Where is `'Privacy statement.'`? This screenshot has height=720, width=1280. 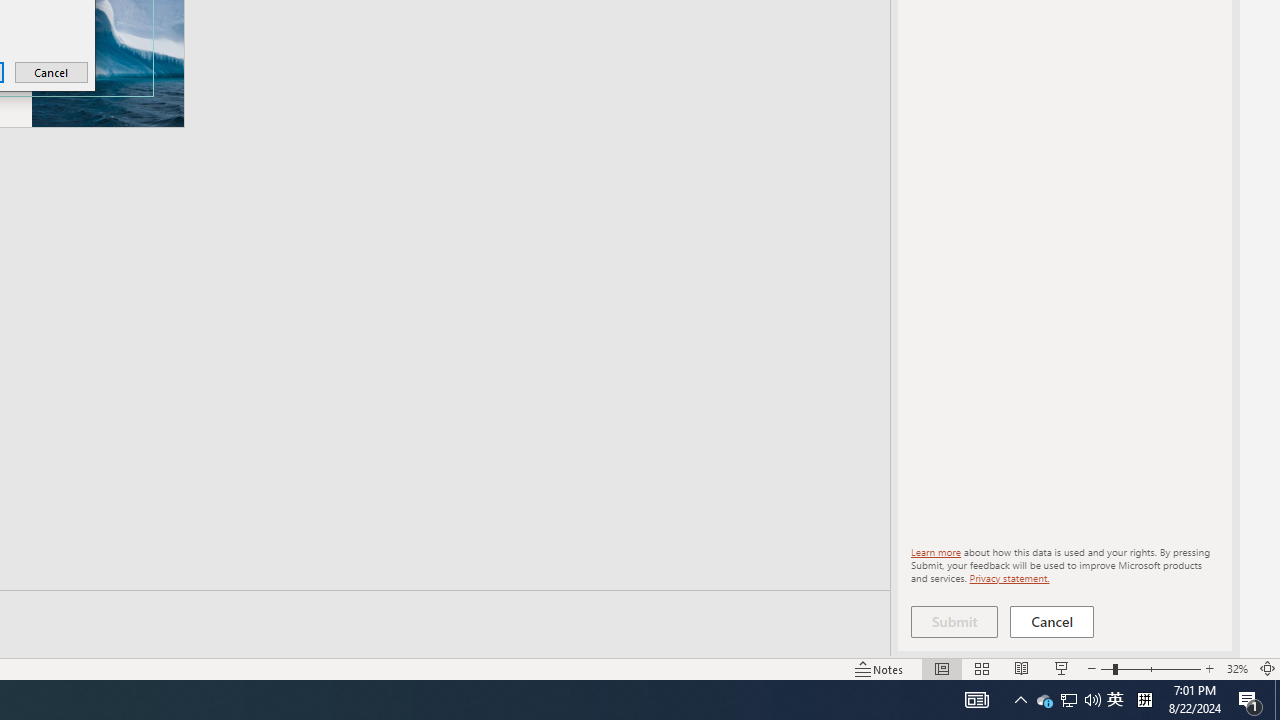
'Privacy statement.' is located at coordinates (1009, 577).